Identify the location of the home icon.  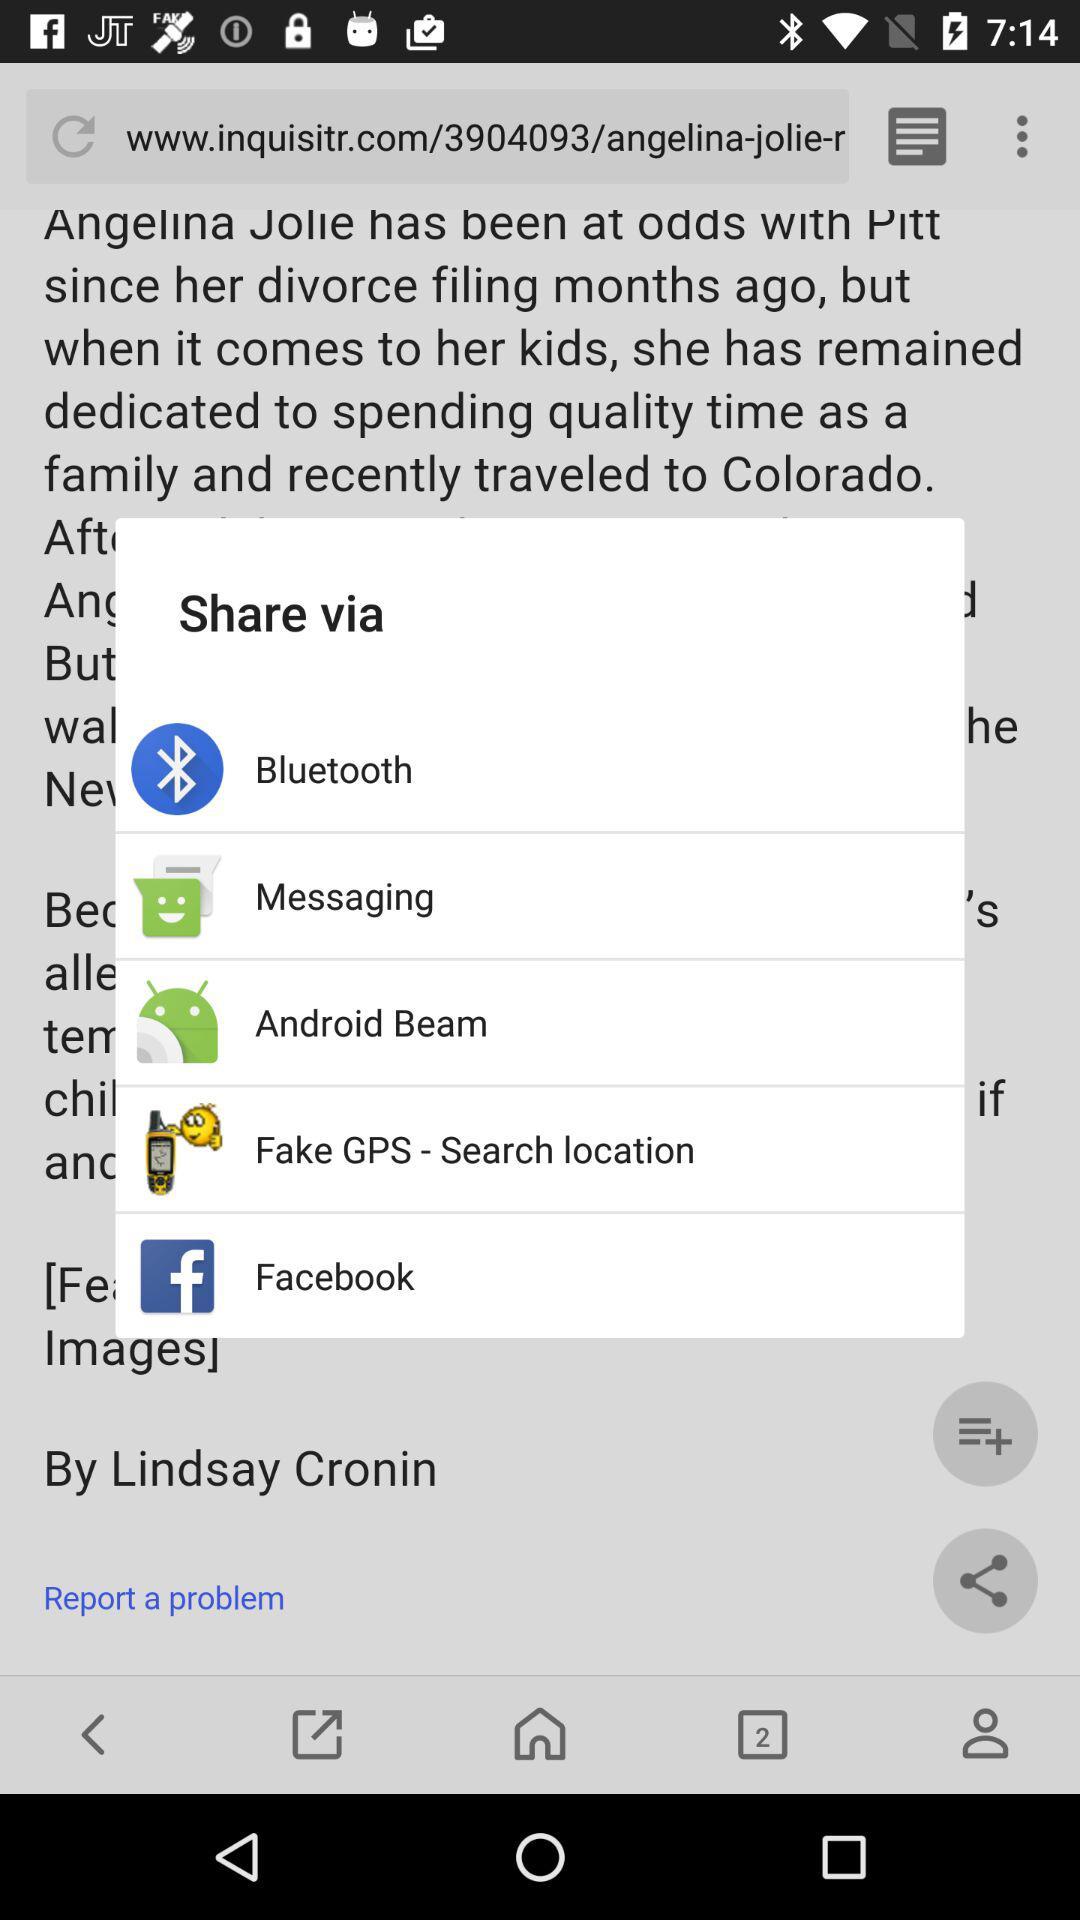
(540, 1733).